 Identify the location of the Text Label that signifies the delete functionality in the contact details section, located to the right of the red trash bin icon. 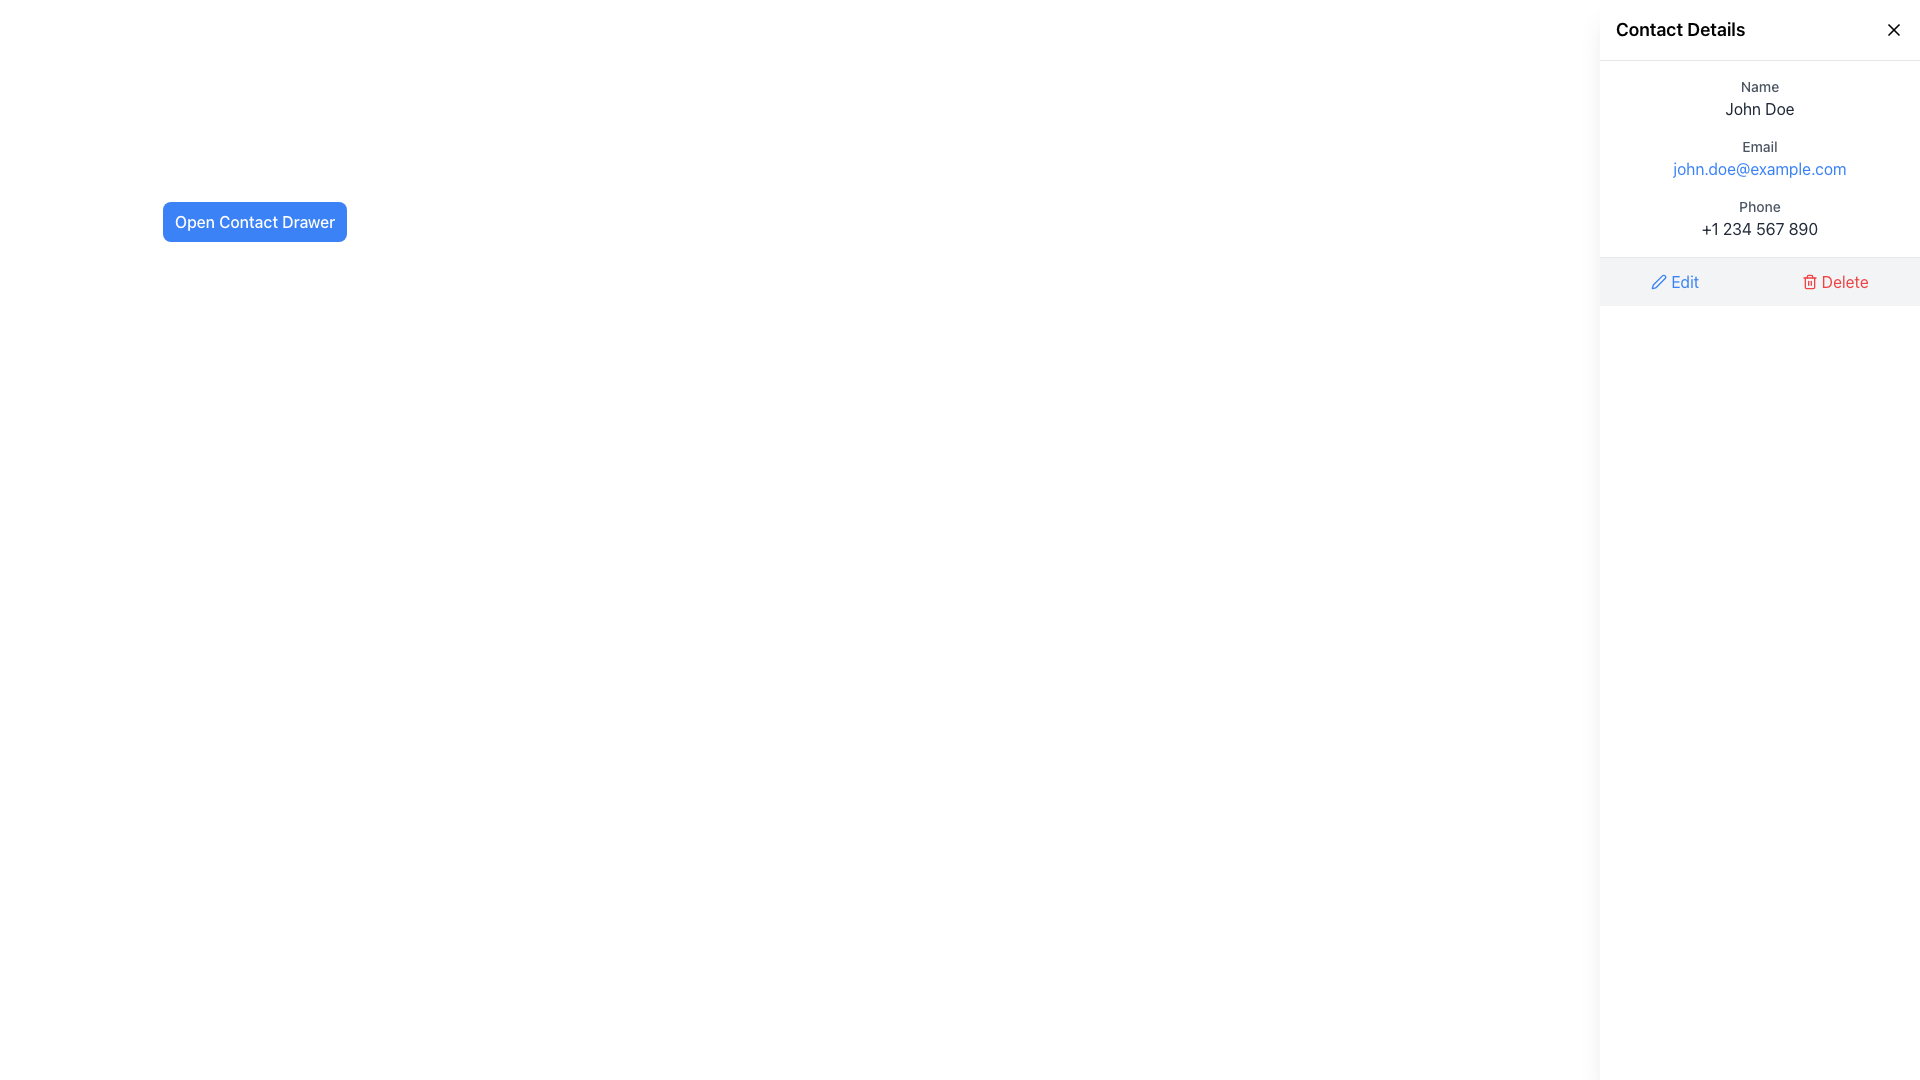
(1844, 281).